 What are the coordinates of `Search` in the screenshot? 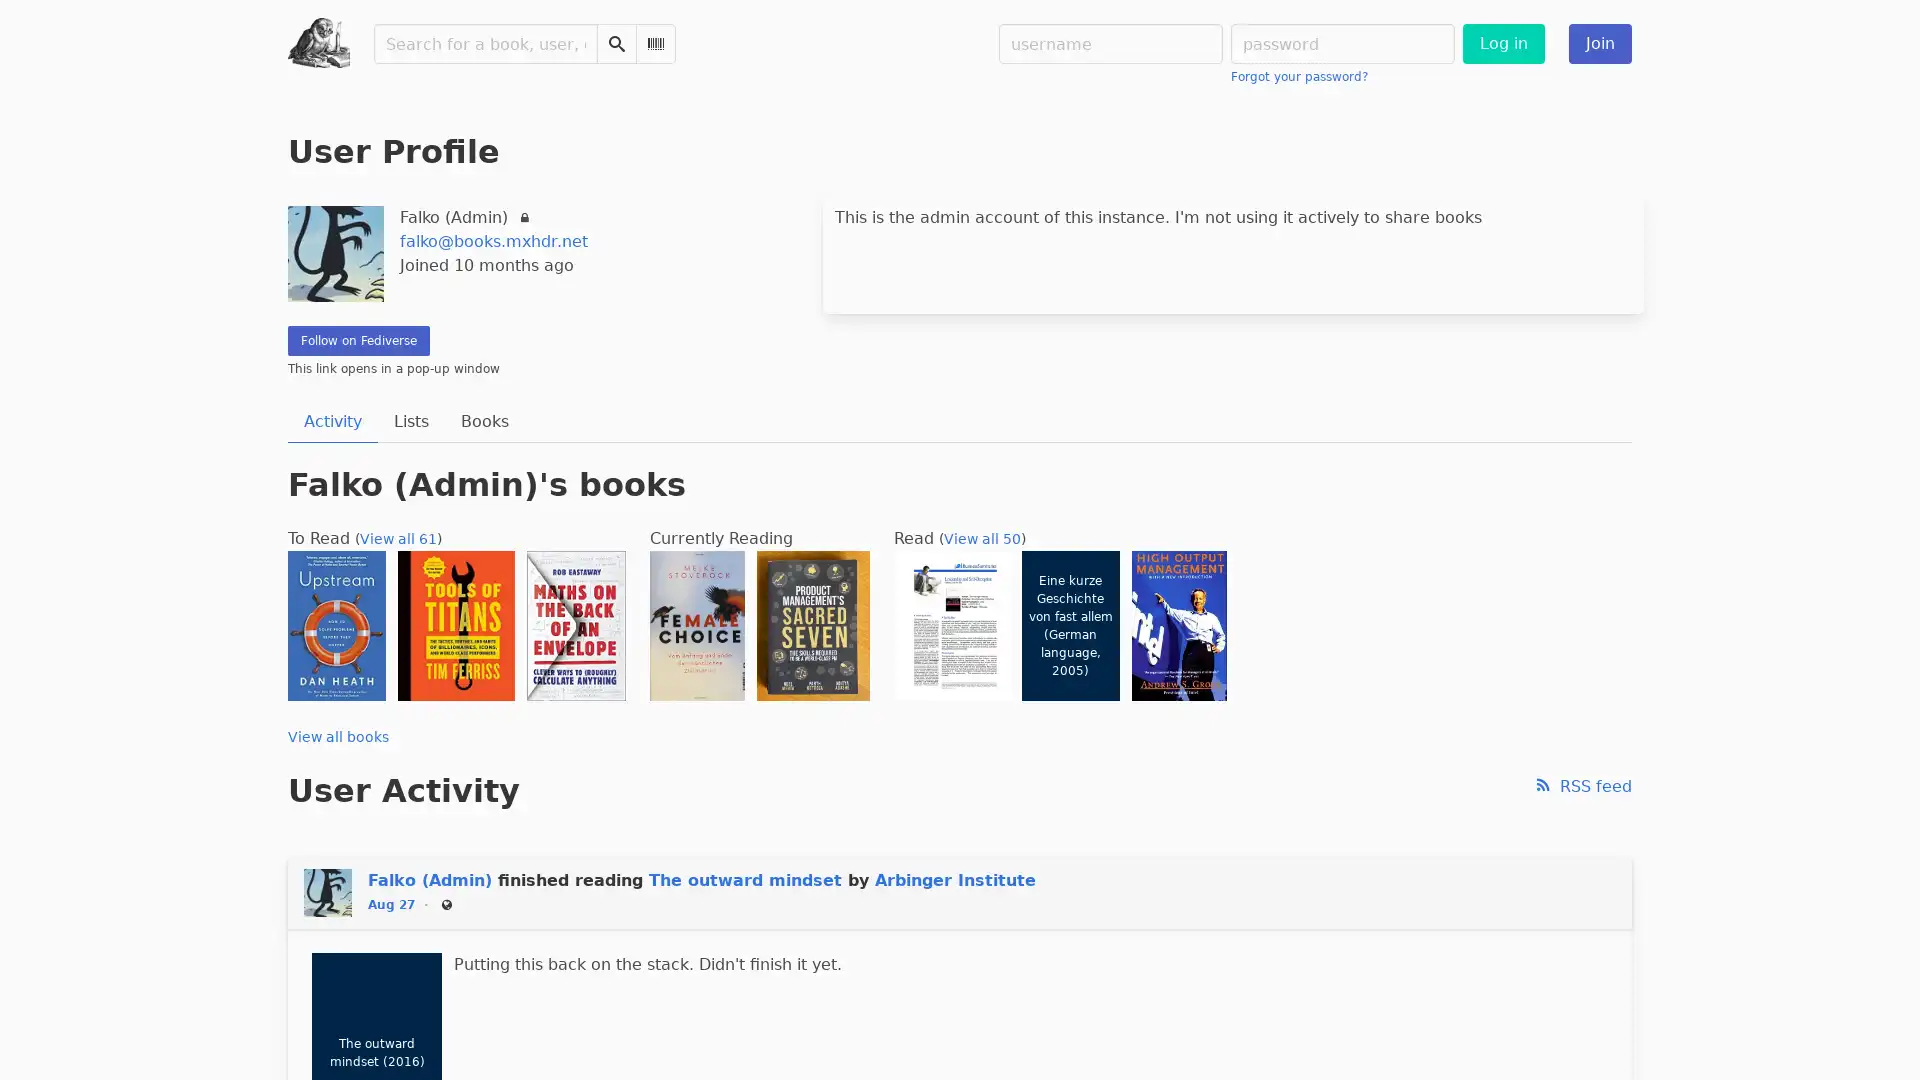 It's located at (616, 43).